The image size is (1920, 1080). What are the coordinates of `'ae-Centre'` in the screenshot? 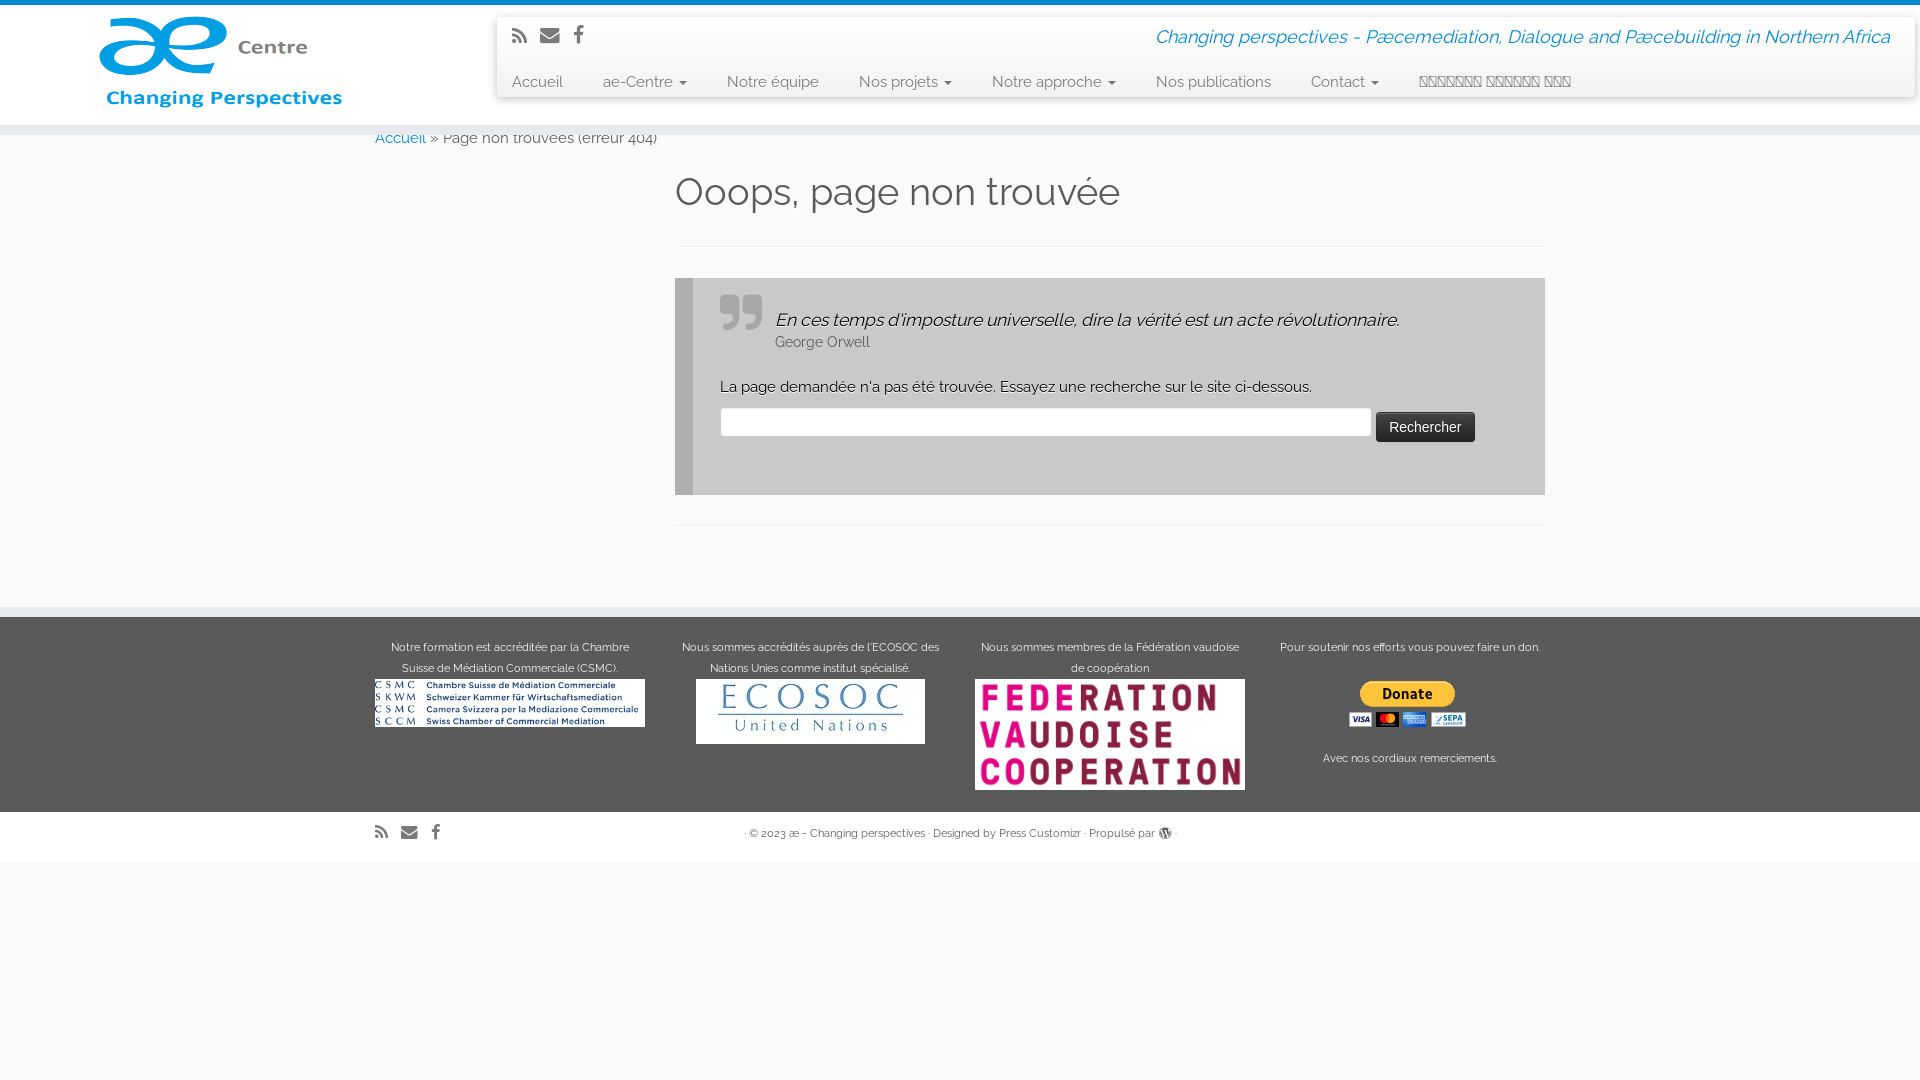 It's located at (644, 80).